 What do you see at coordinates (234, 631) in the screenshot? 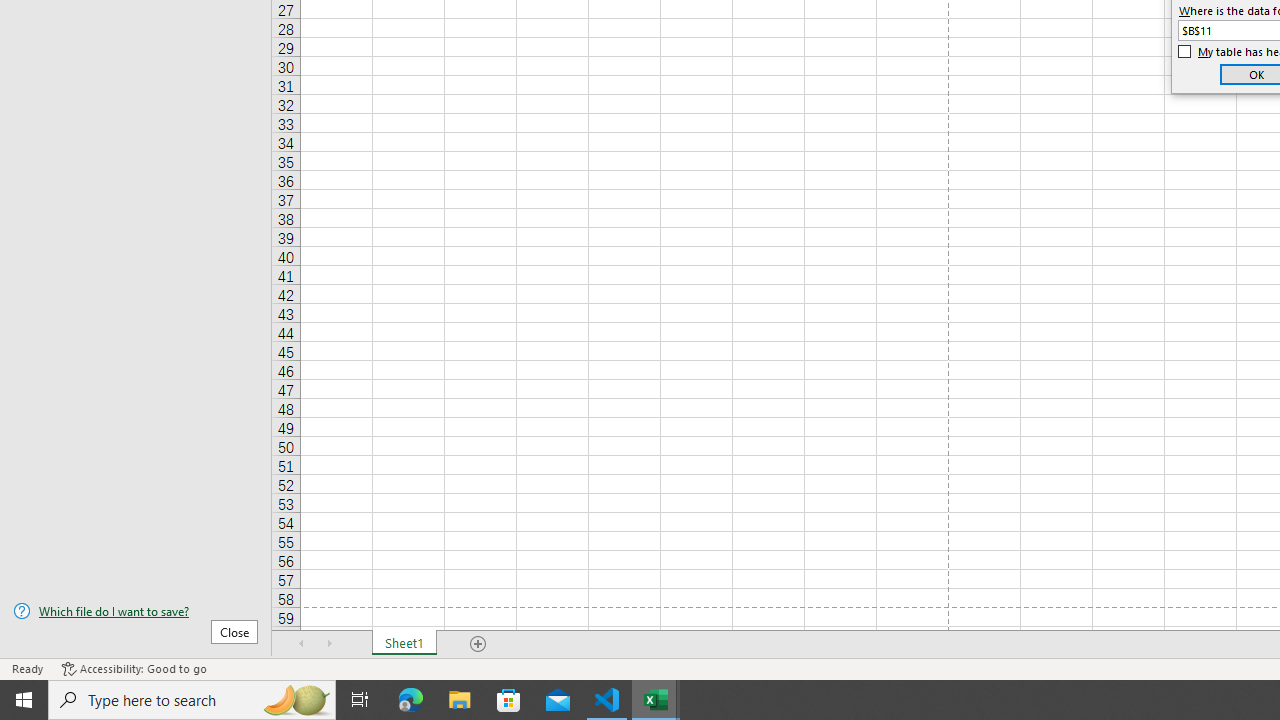
I see `'Close'` at bounding box center [234, 631].